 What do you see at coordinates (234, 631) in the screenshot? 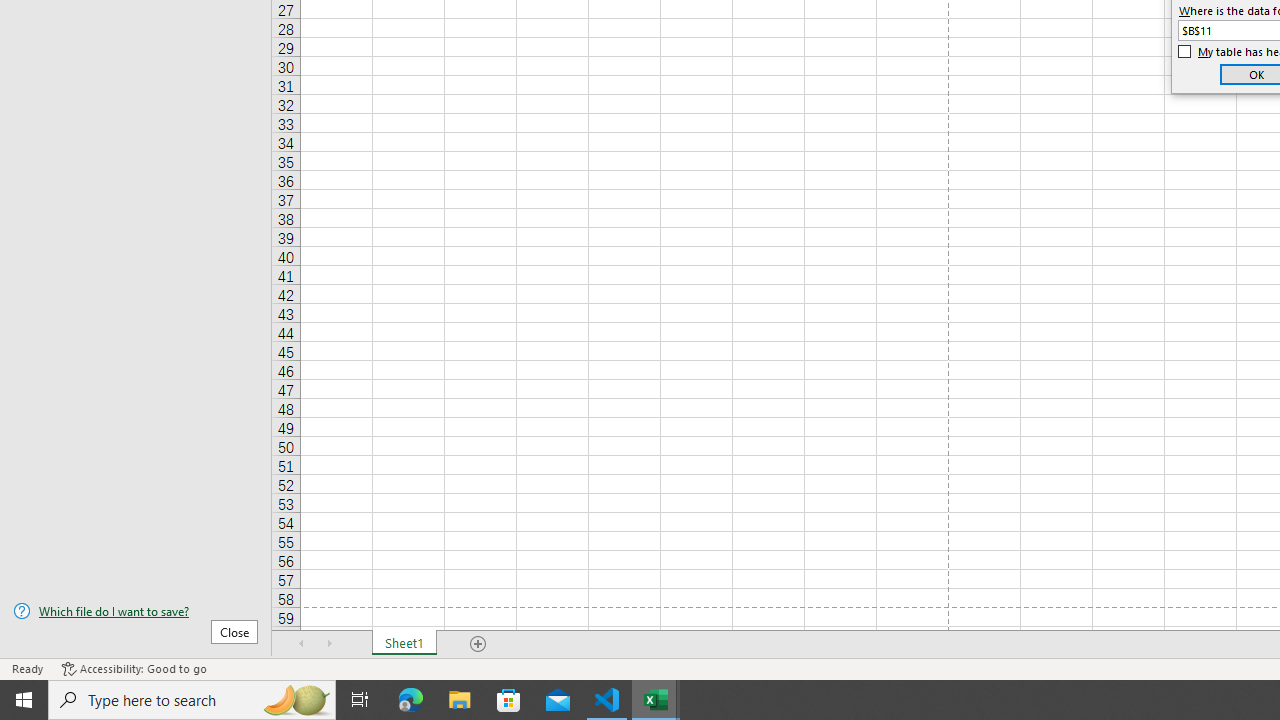
I see `'Close'` at bounding box center [234, 631].